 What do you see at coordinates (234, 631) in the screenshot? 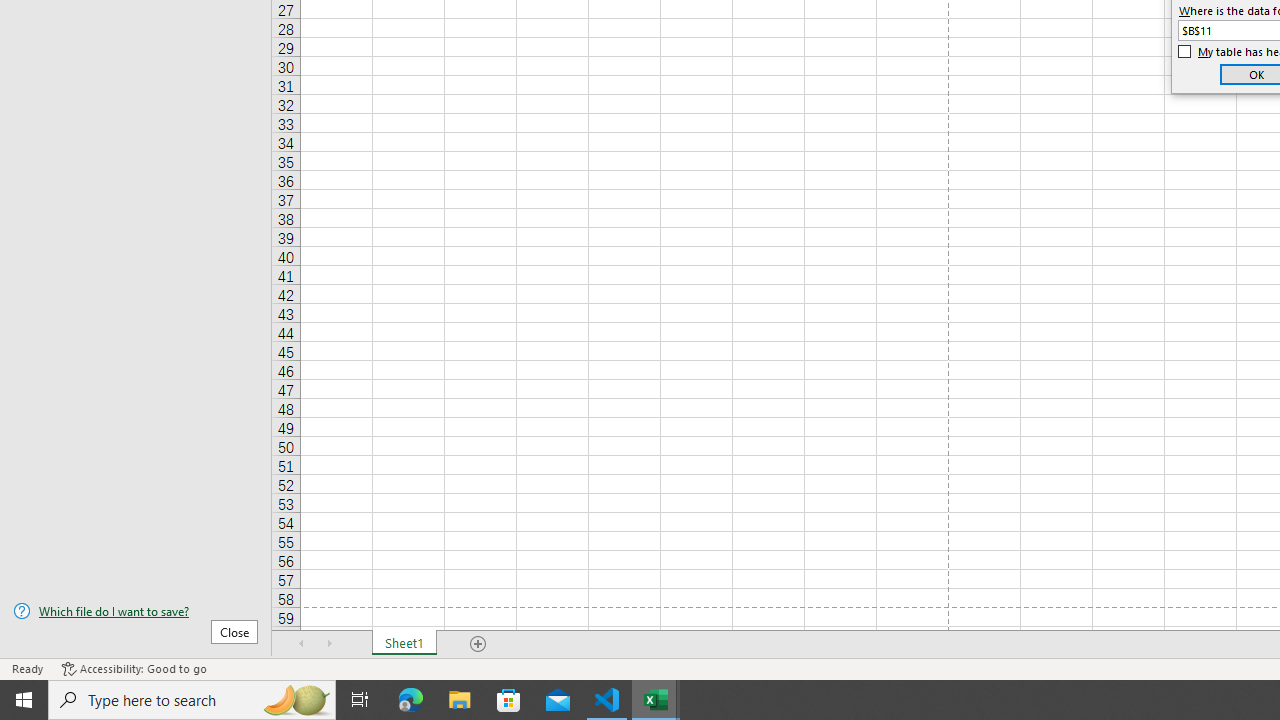
I see `'Close'` at bounding box center [234, 631].